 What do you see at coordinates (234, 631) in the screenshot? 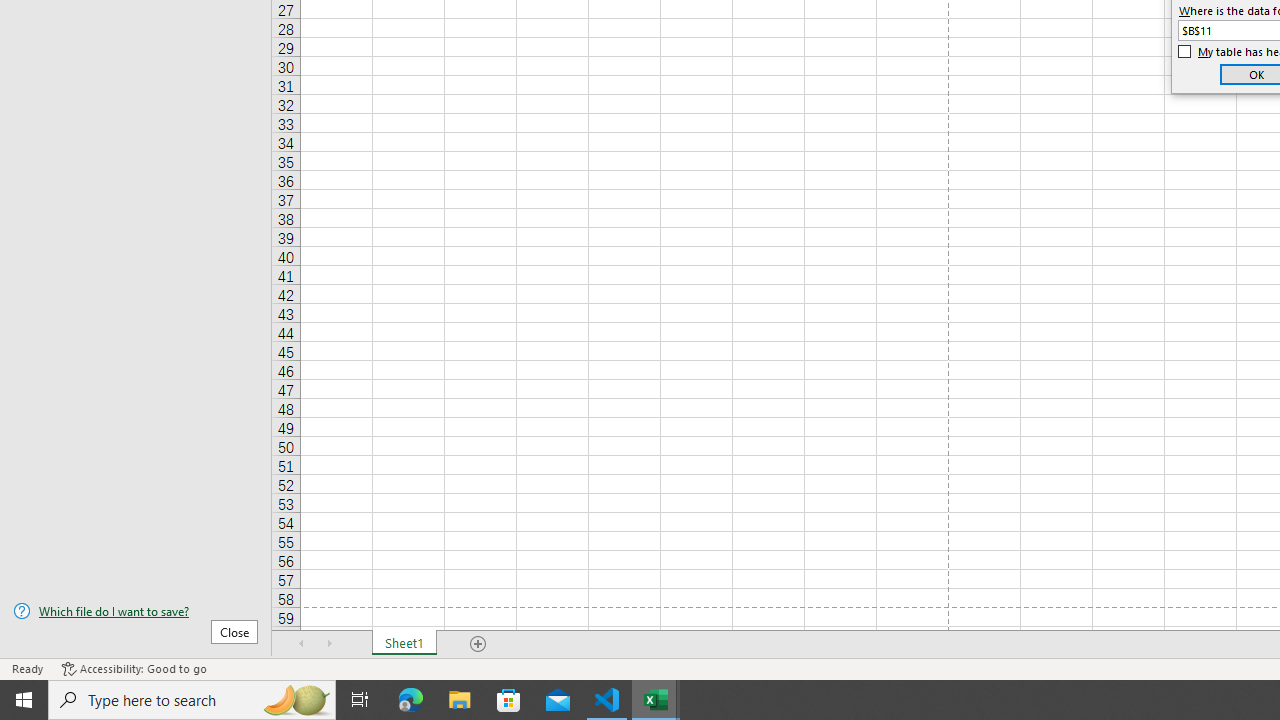
I see `'Close'` at bounding box center [234, 631].